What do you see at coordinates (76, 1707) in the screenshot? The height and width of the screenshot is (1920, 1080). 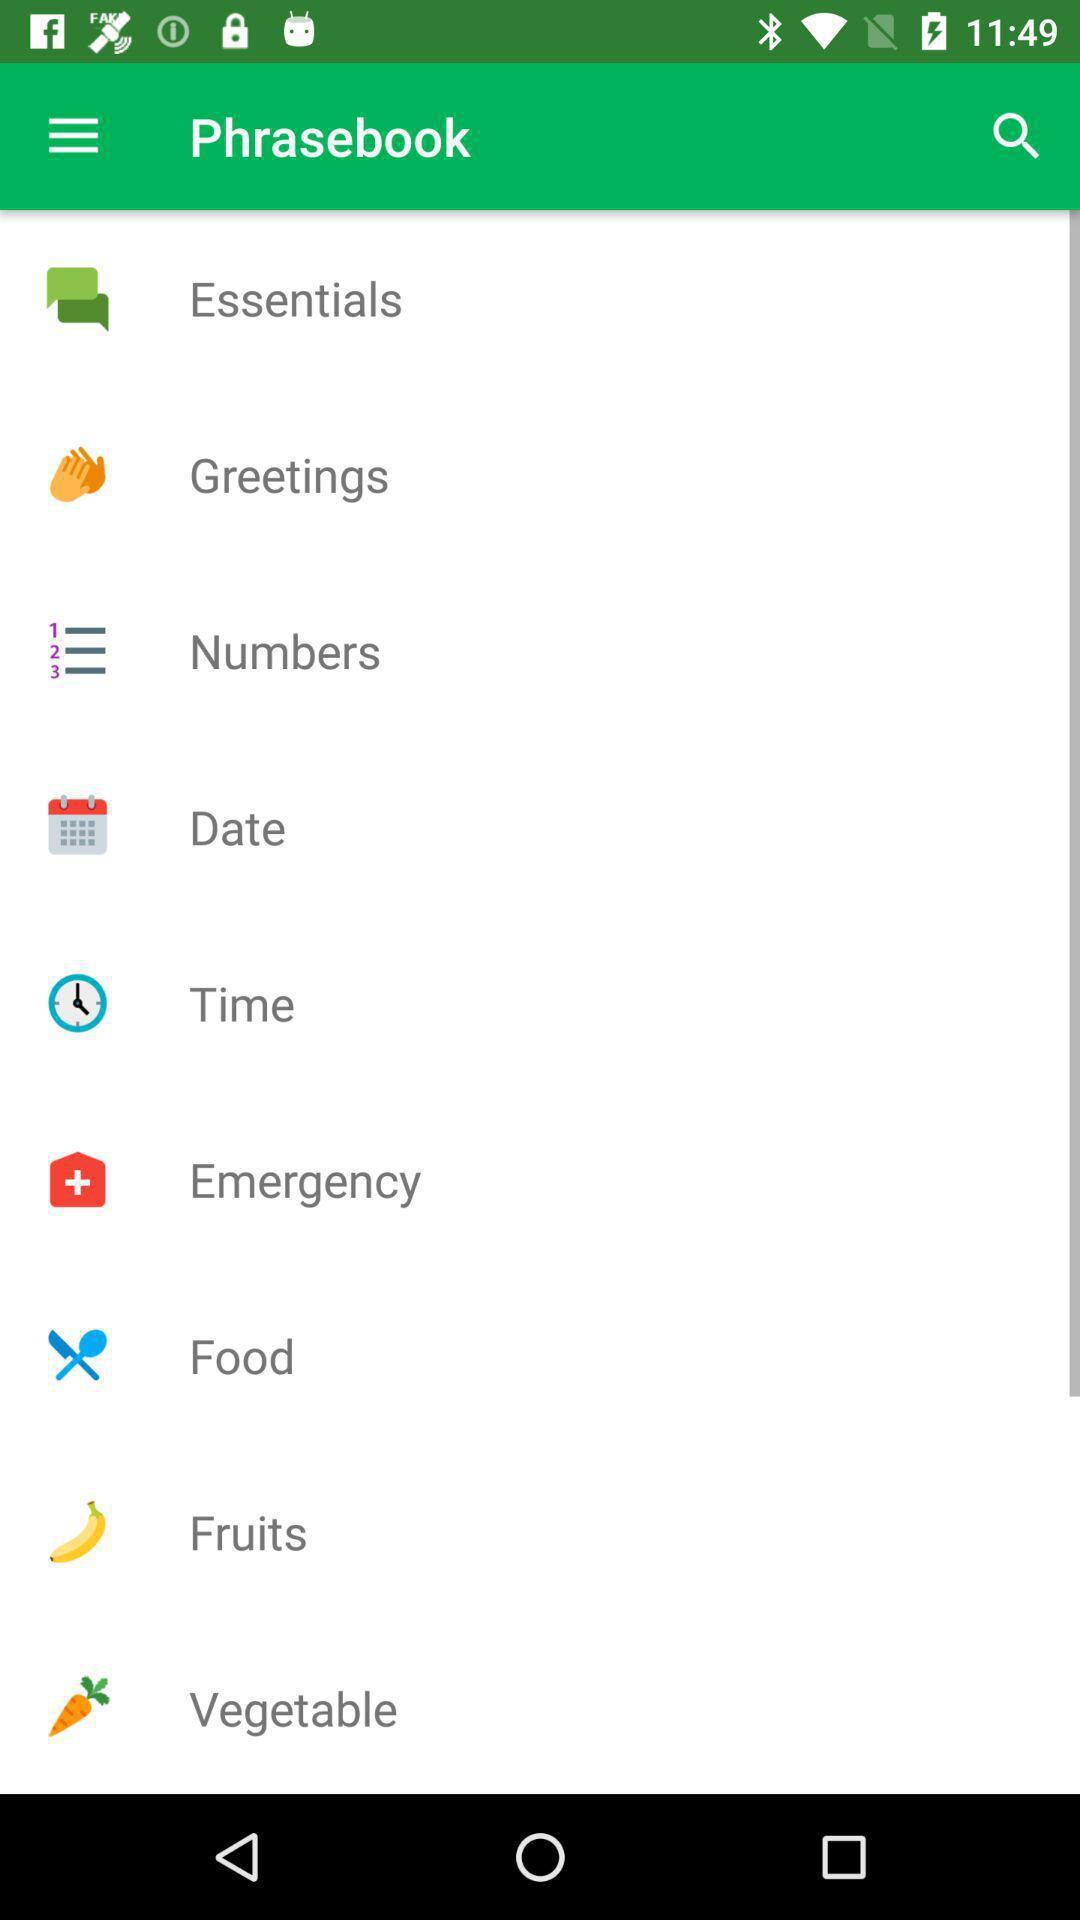 I see `vegetable option` at bounding box center [76, 1707].